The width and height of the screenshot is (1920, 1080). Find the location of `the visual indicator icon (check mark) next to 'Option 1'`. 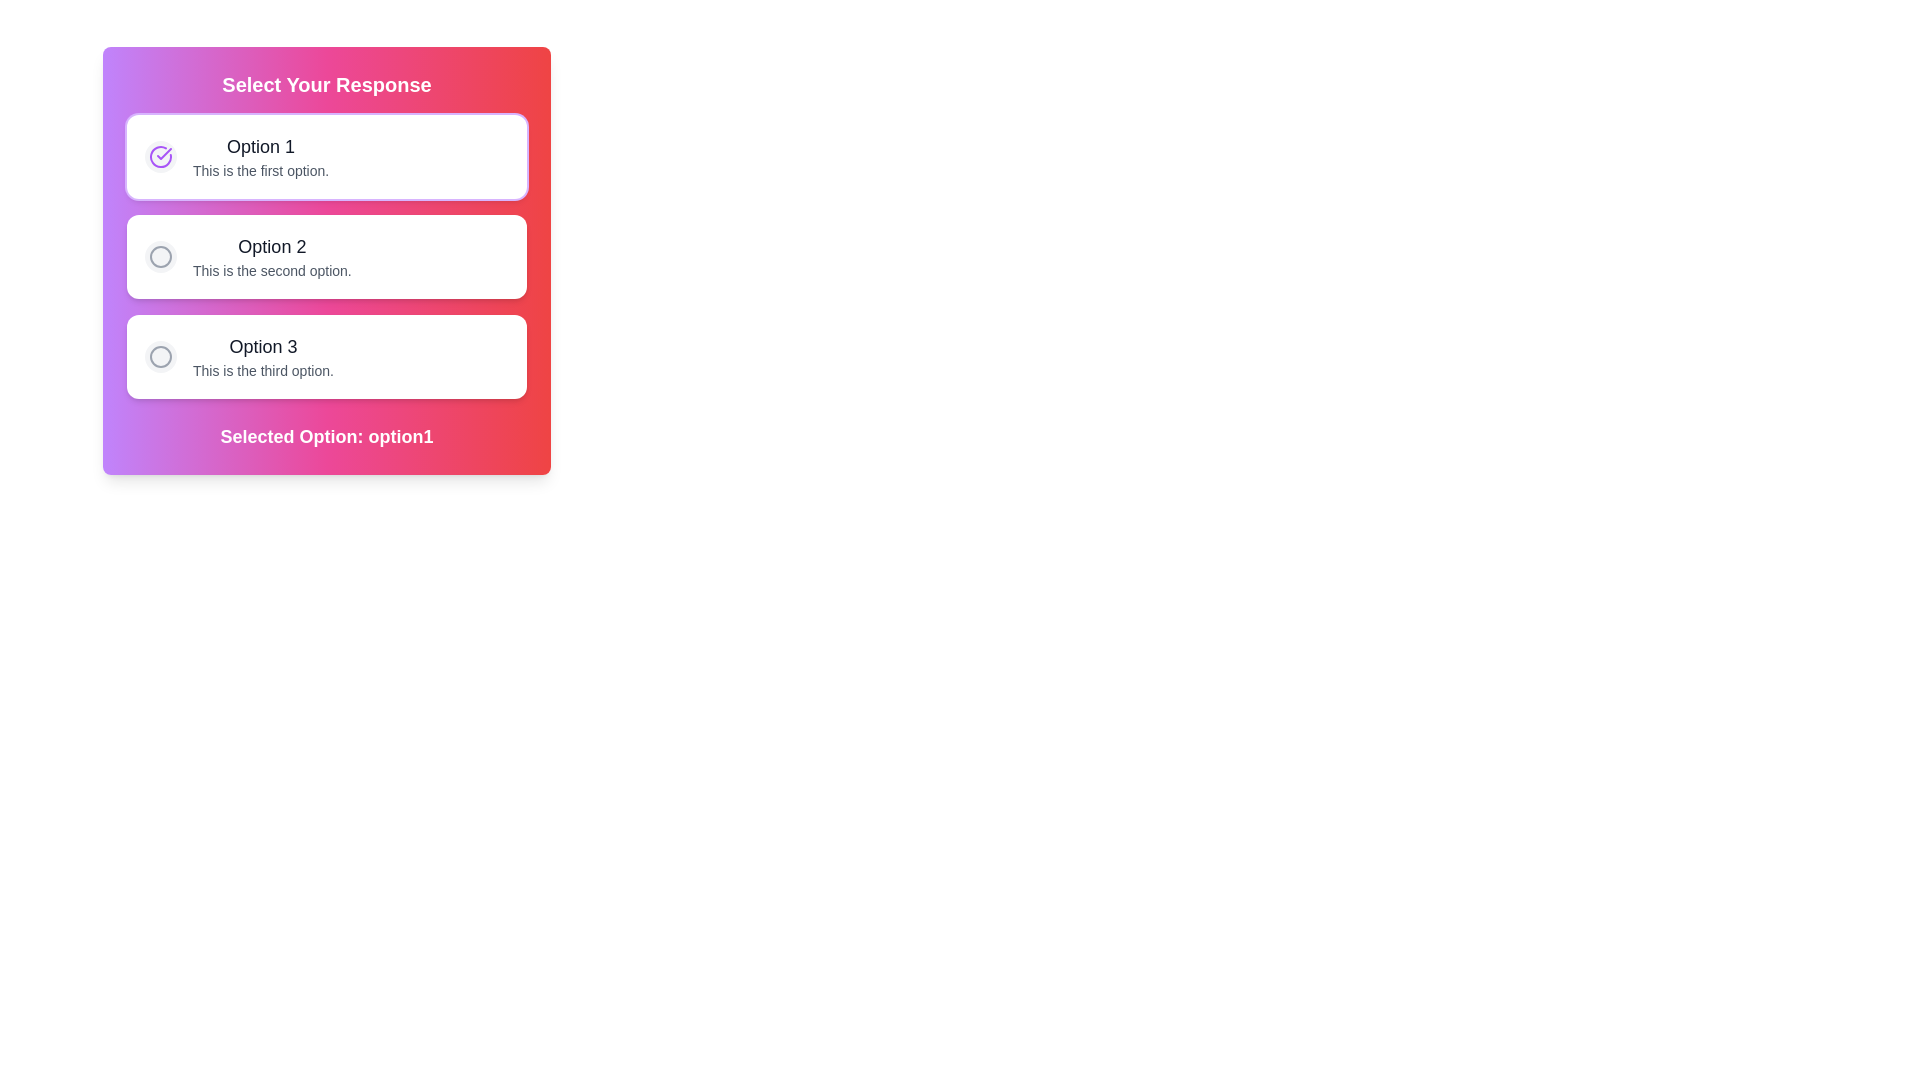

the visual indicator icon (check mark) next to 'Option 1' is located at coordinates (164, 153).